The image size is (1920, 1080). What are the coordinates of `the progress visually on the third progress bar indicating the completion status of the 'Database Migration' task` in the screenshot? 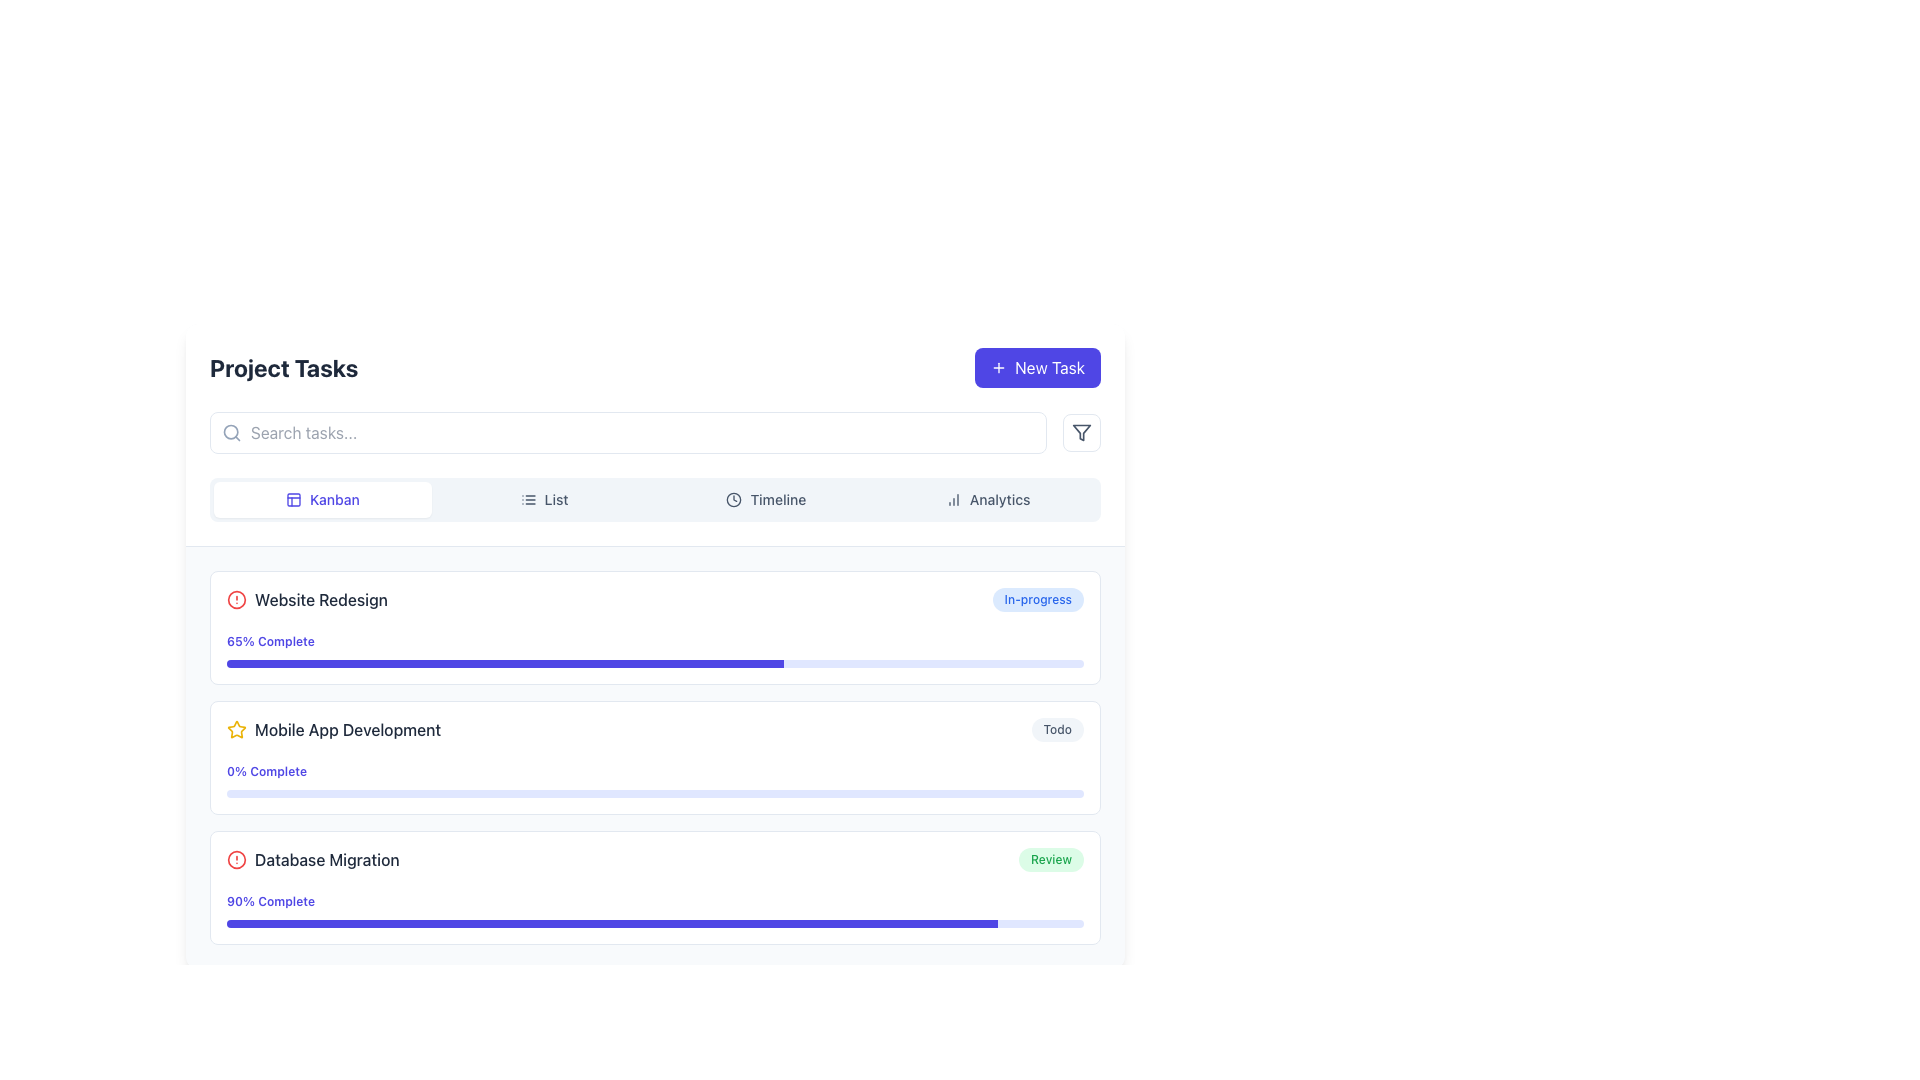 It's located at (655, 924).